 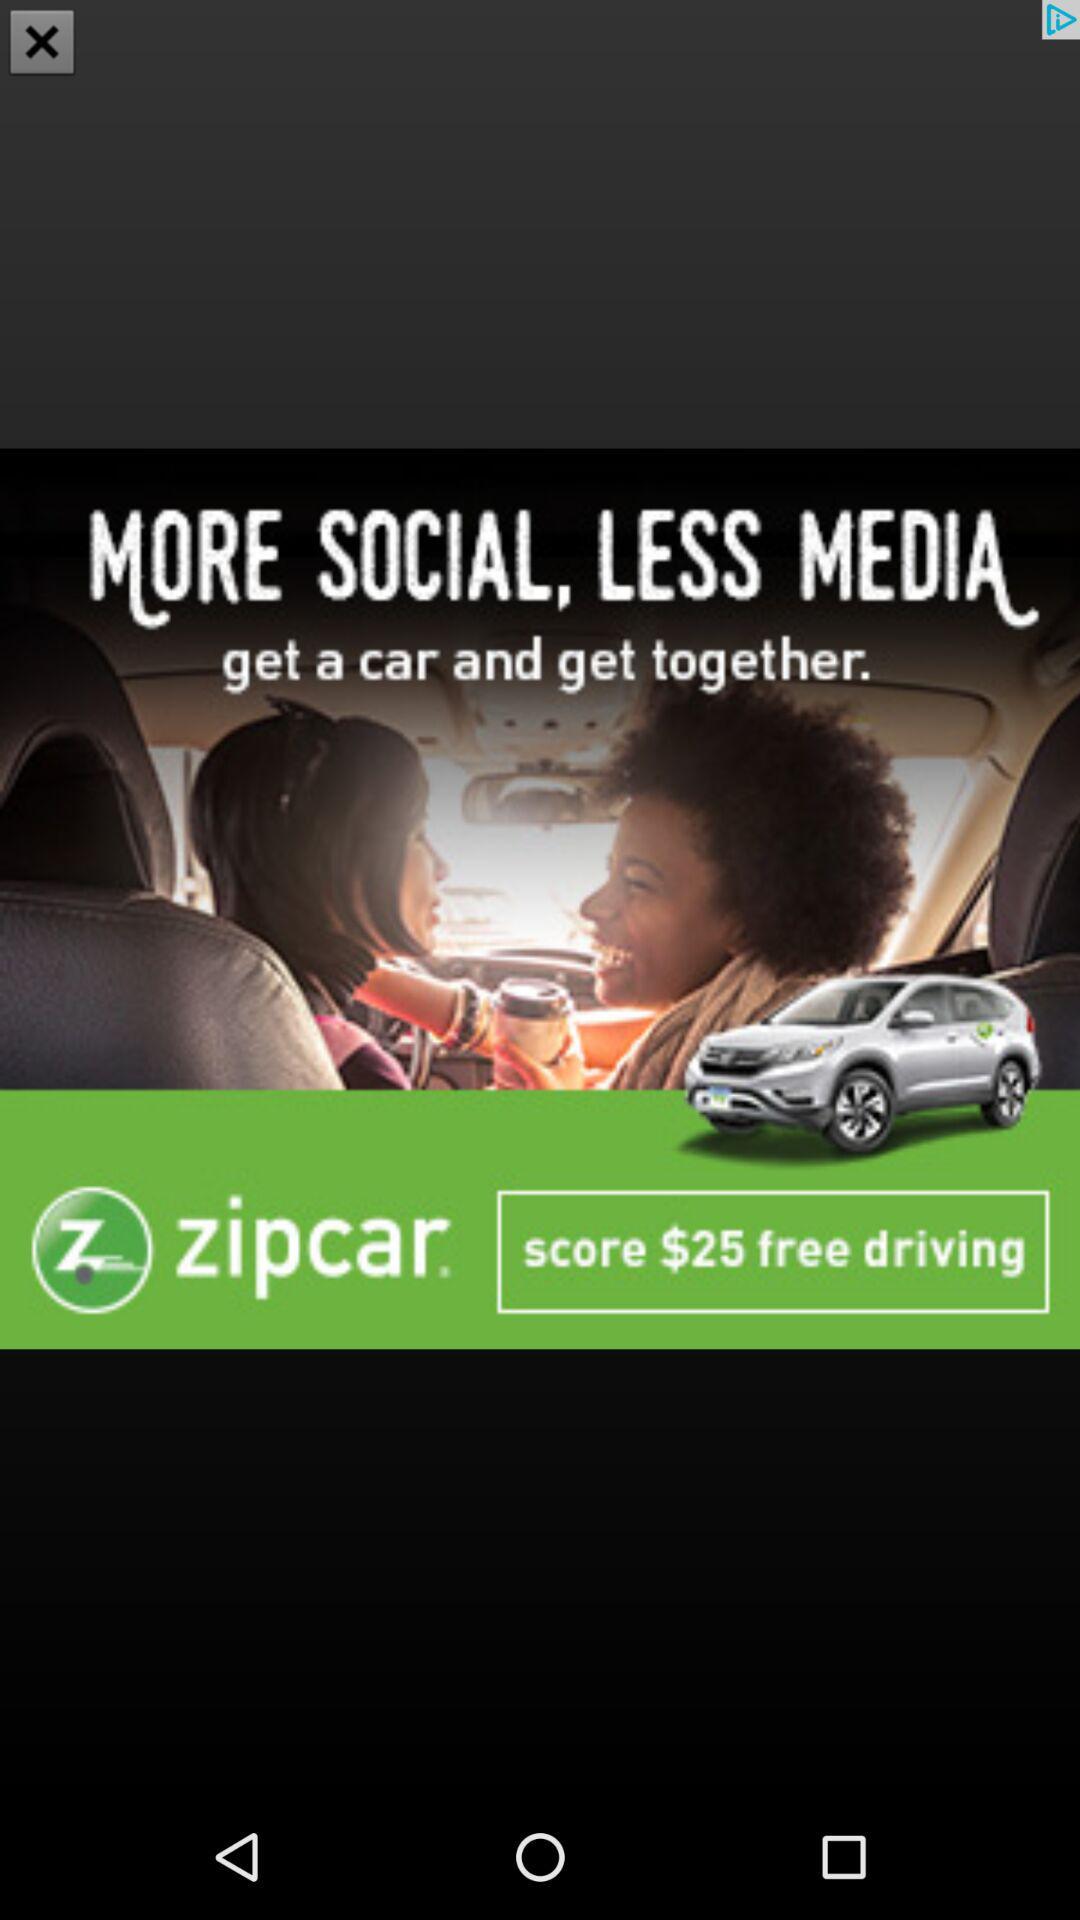 What do you see at coordinates (42, 44) in the screenshot?
I see `the close icon` at bounding box center [42, 44].